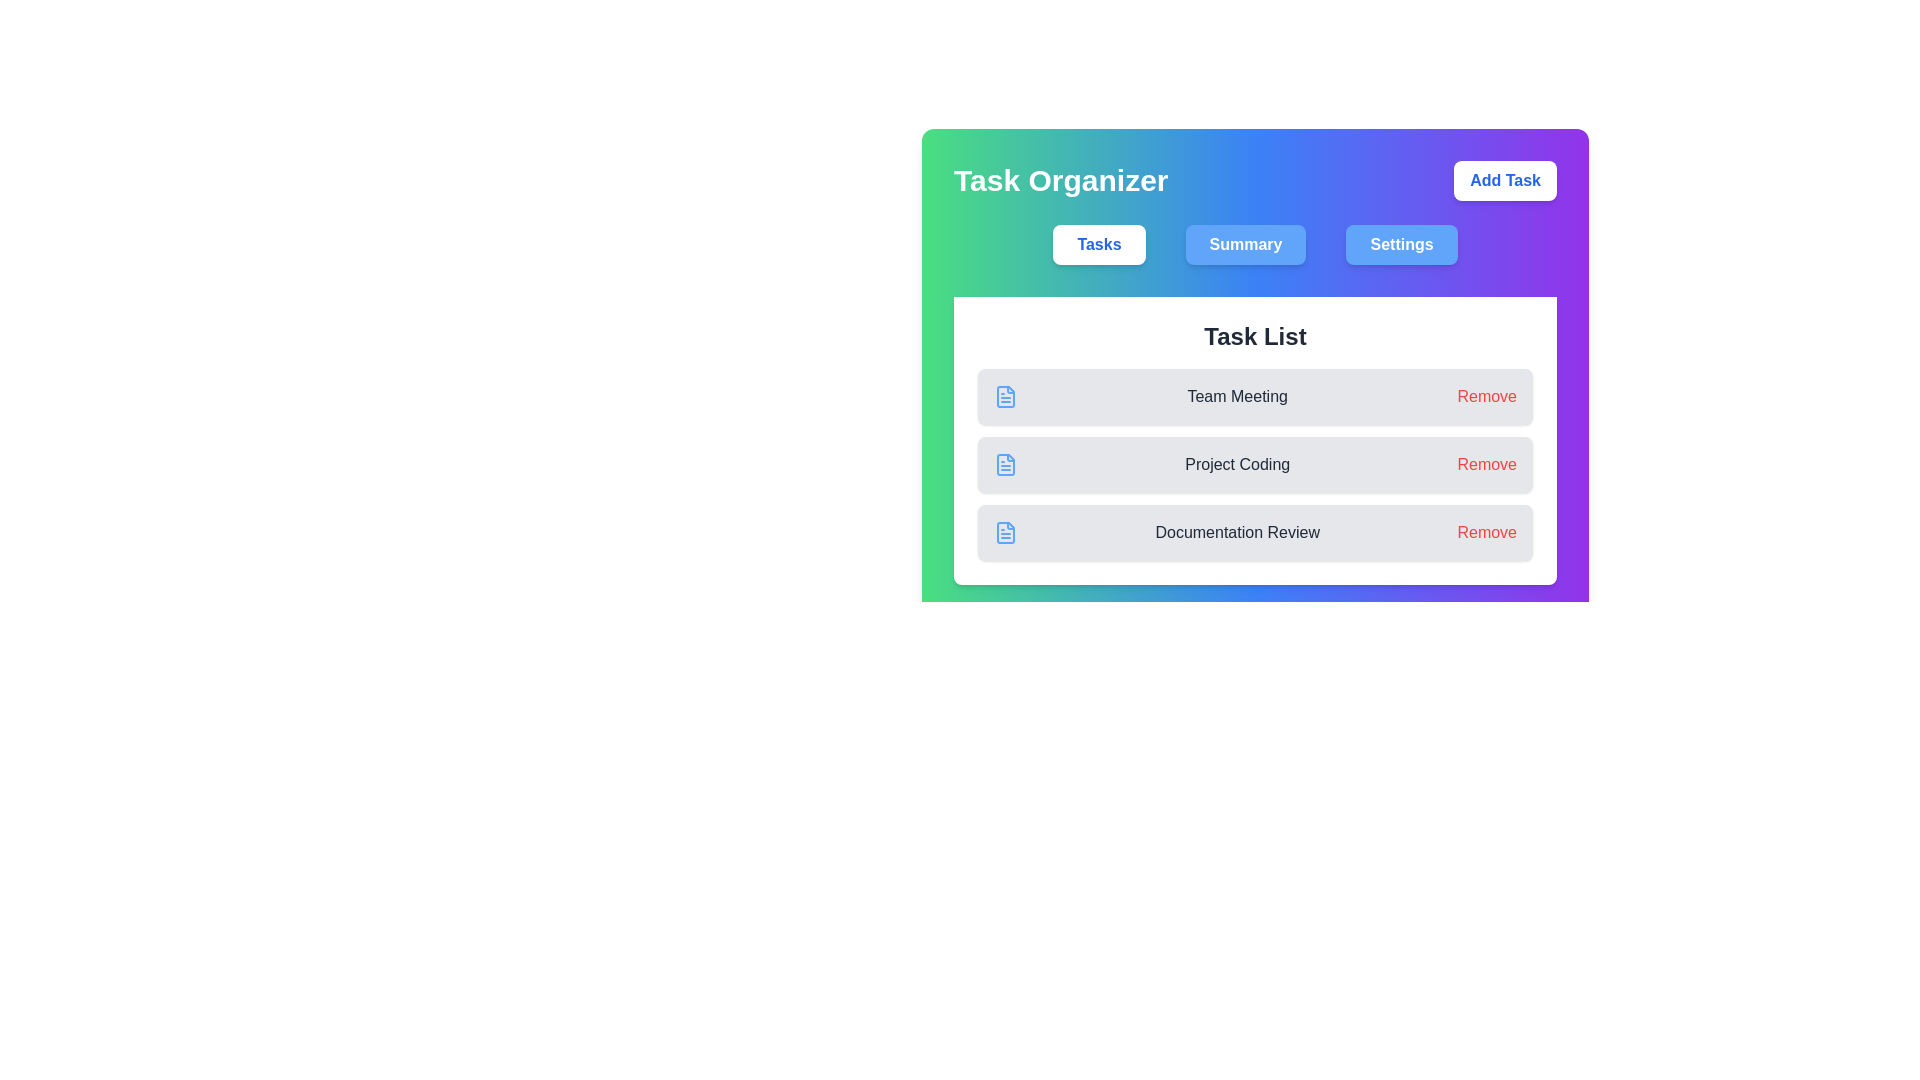  I want to click on the icon representing the 'Documentation Review' task, located at the beginning of the third row in the task list, so click(1006, 531).